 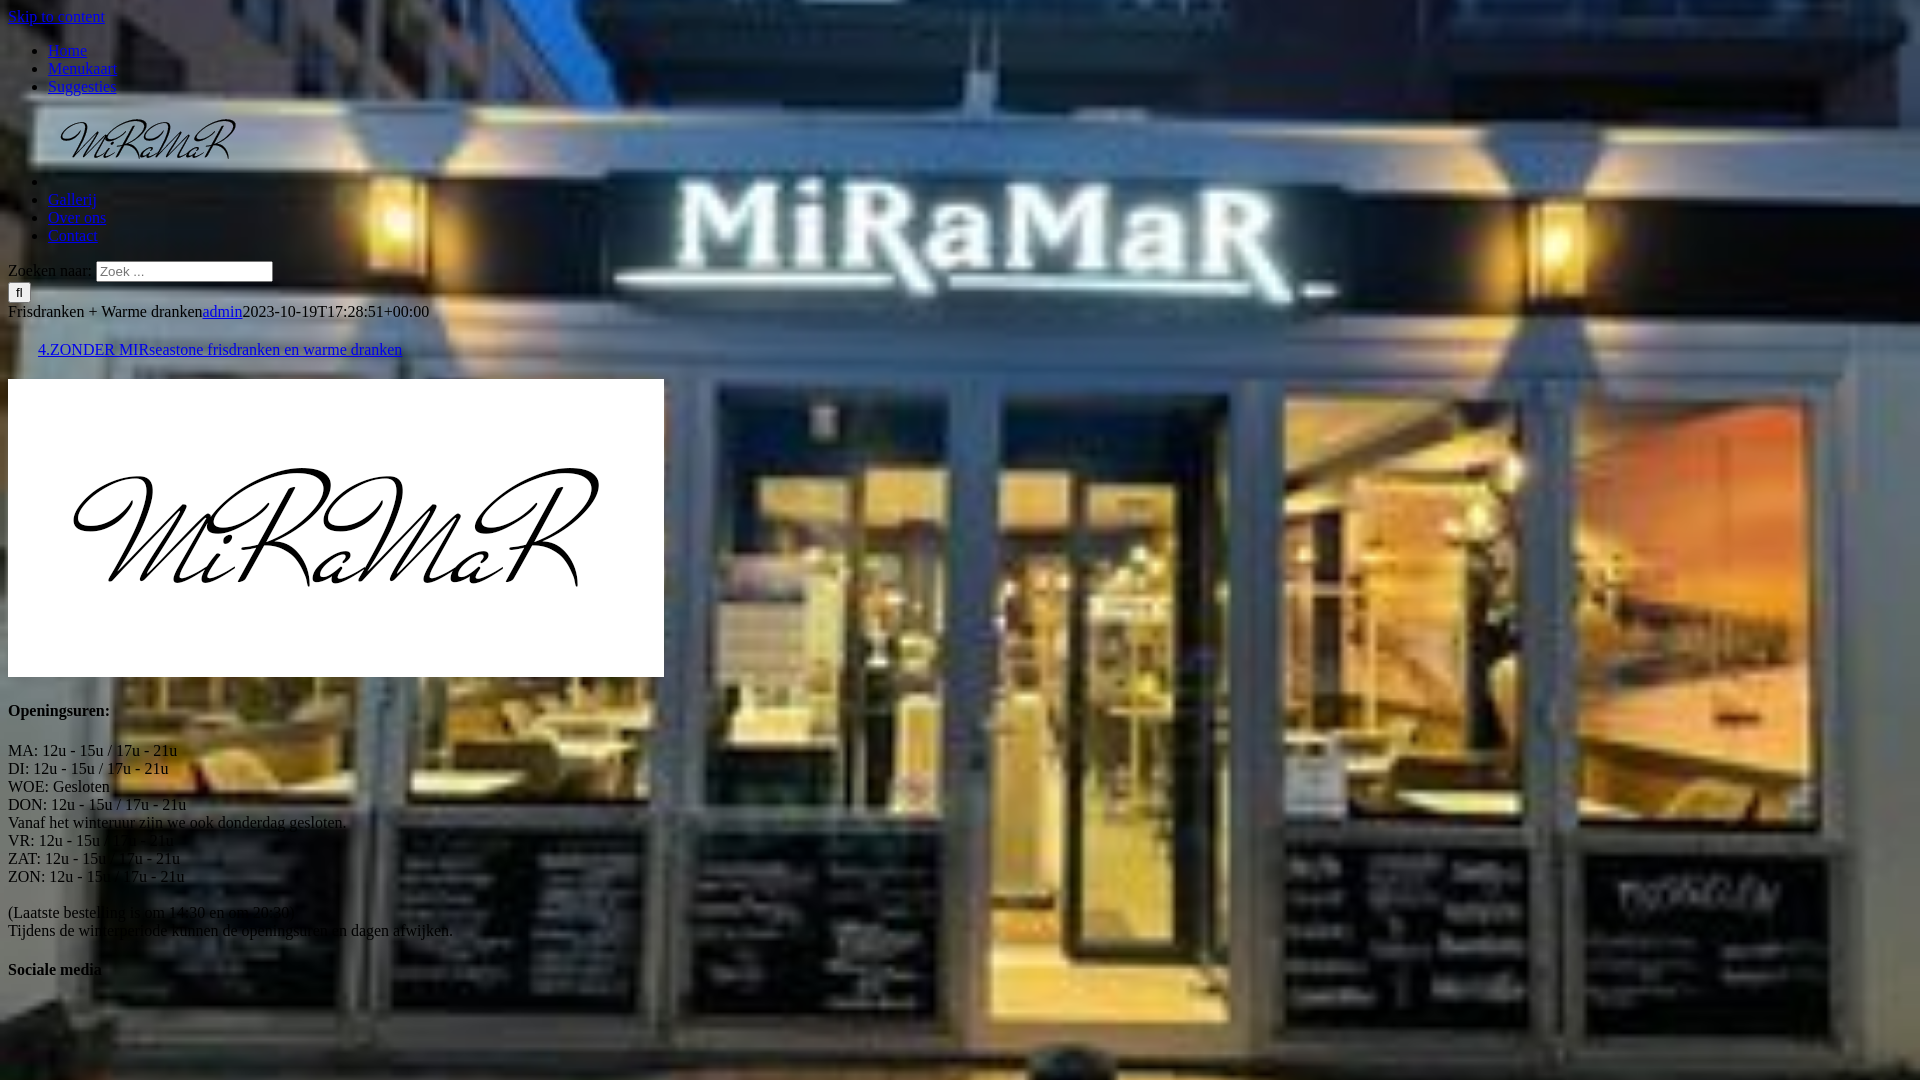 What do you see at coordinates (81, 67) in the screenshot?
I see `'Menukaart'` at bounding box center [81, 67].